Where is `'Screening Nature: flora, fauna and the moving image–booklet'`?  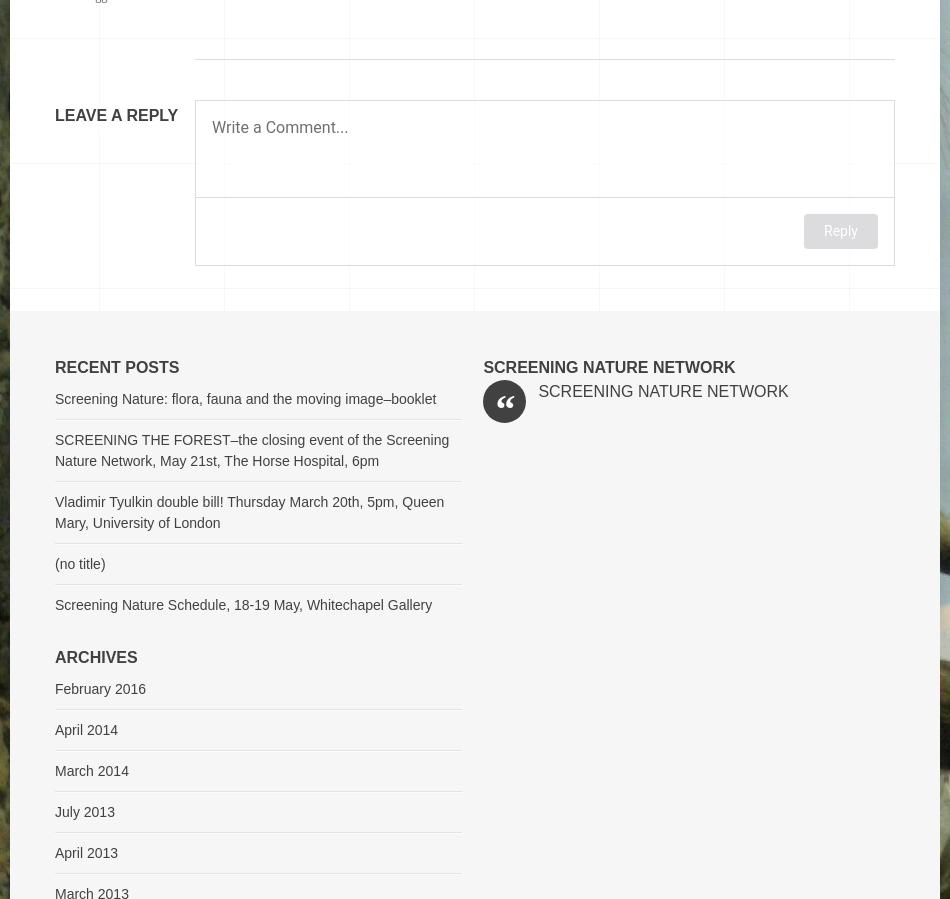
'Screening Nature: flora, fauna and the moving image–booklet' is located at coordinates (244, 397).